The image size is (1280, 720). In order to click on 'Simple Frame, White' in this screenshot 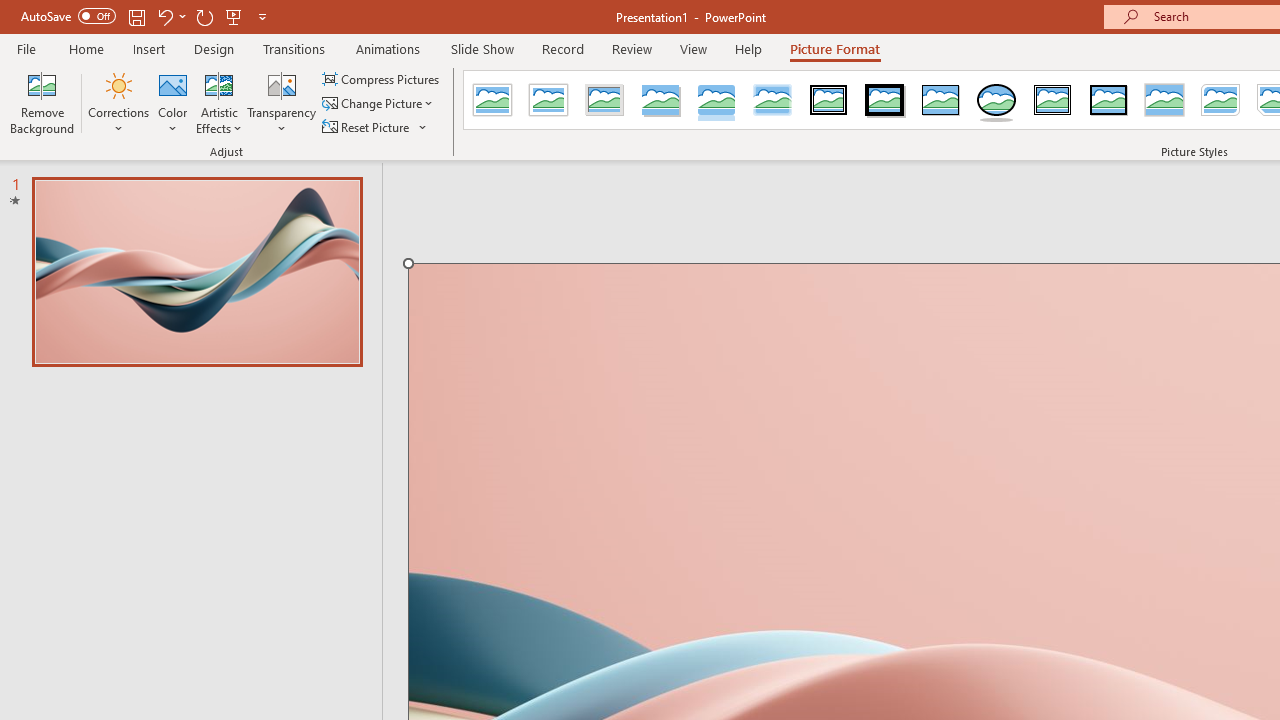, I will do `click(492, 100)`.